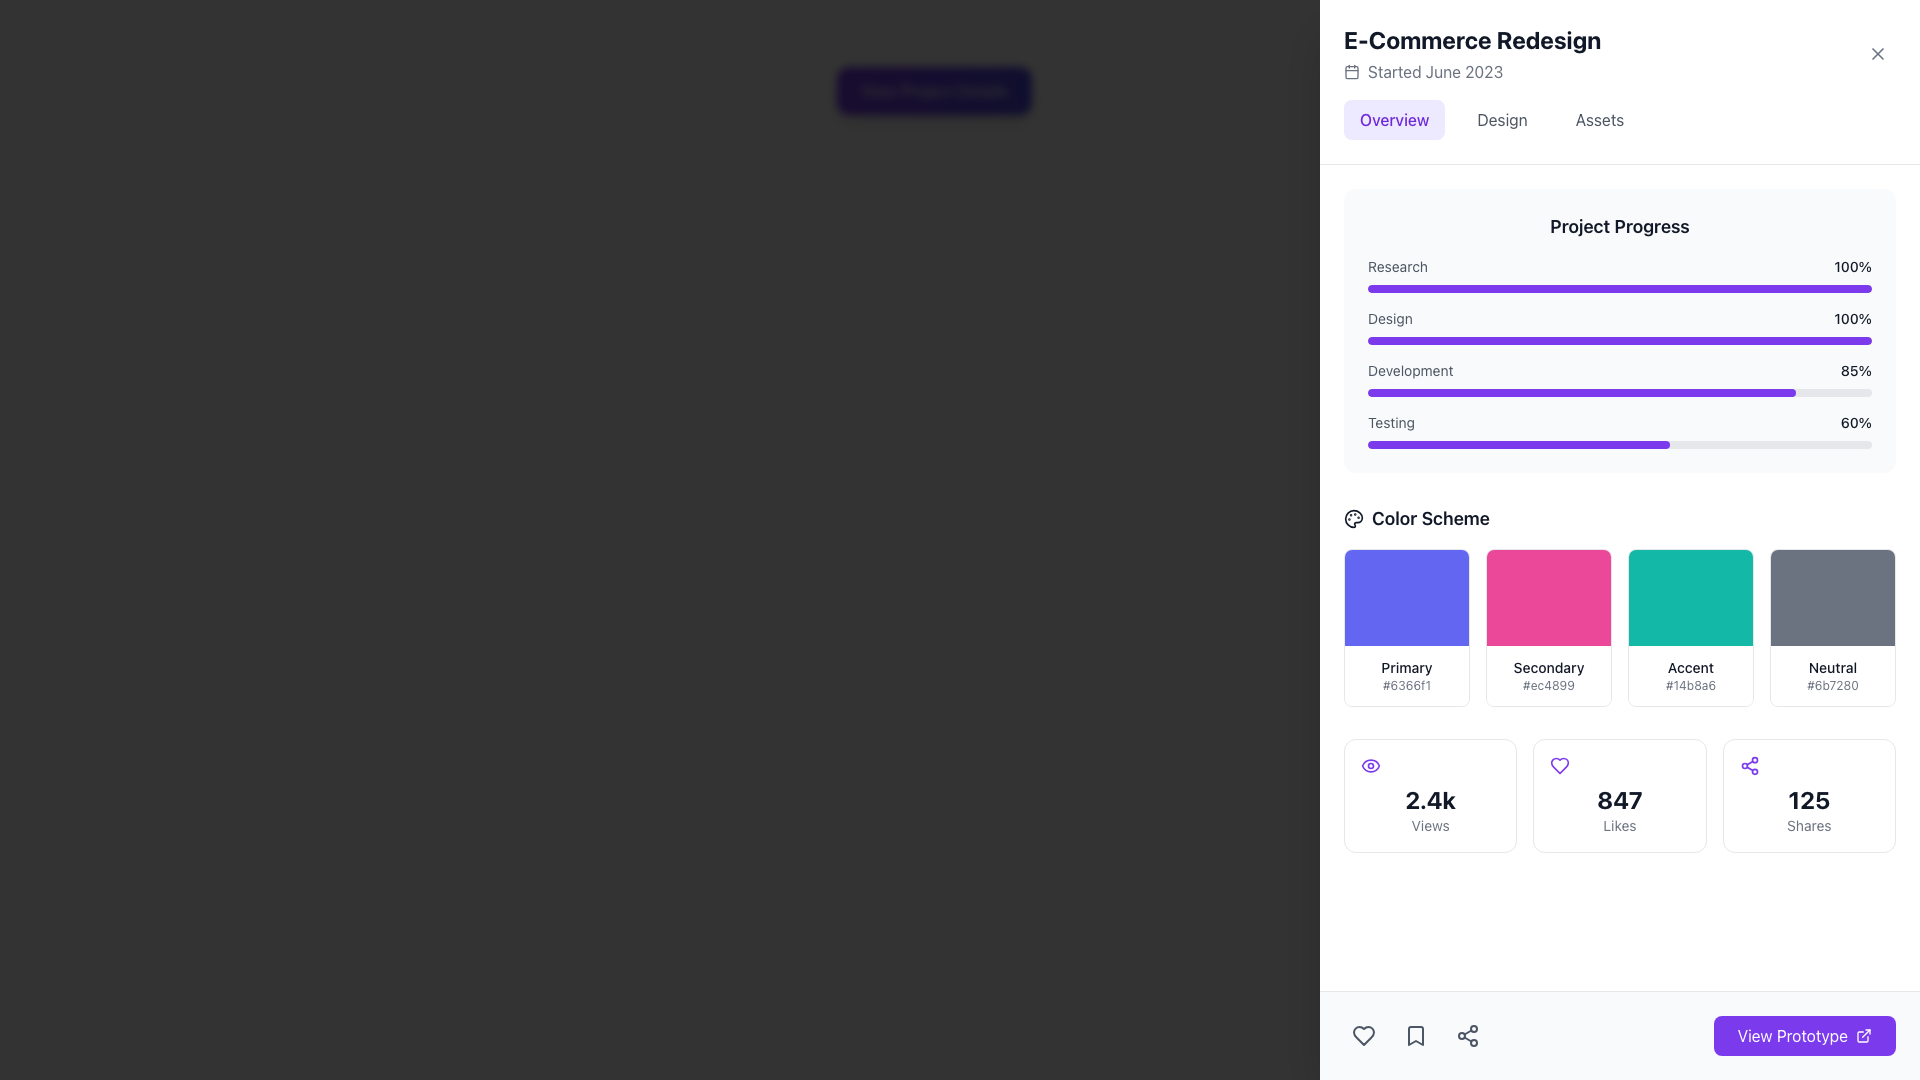  What do you see at coordinates (933, 91) in the screenshot?
I see `the 'View Project Details' button, which is a rectangular button with rounded corners and a violet to indigo gradient background` at bounding box center [933, 91].